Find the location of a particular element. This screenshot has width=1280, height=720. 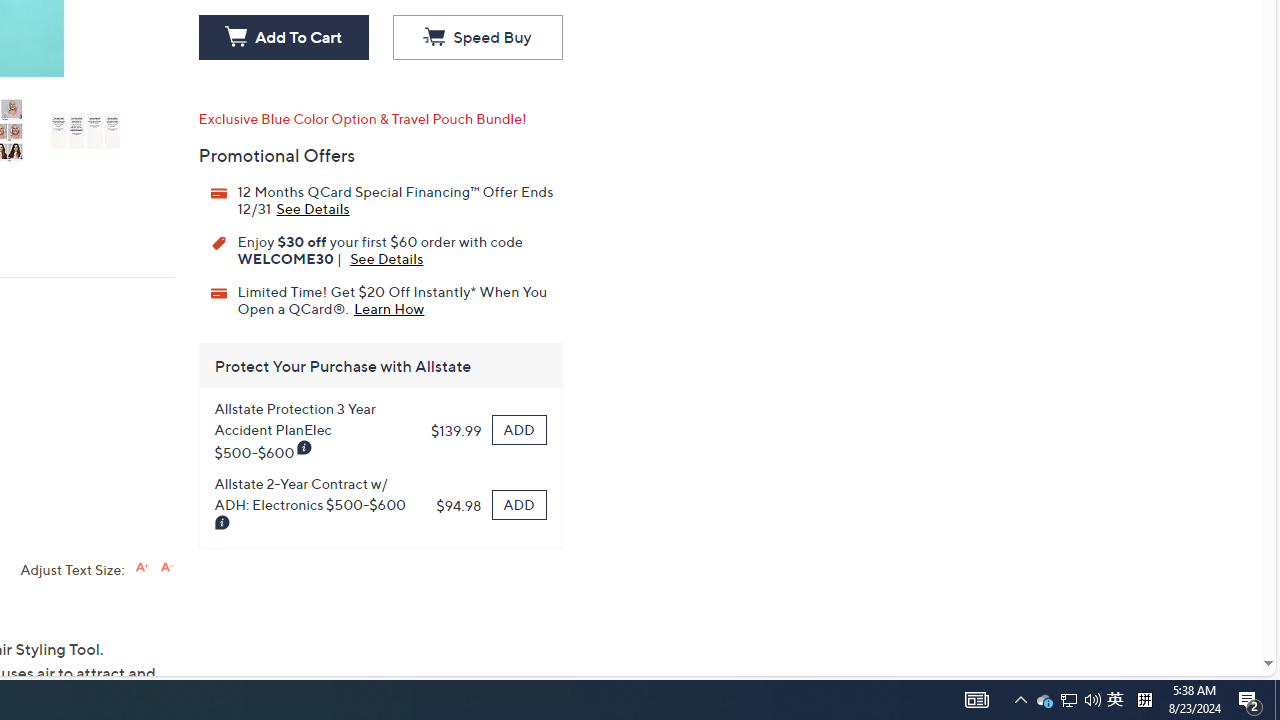

'User Promoted Notification Area' is located at coordinates (1067, 698).